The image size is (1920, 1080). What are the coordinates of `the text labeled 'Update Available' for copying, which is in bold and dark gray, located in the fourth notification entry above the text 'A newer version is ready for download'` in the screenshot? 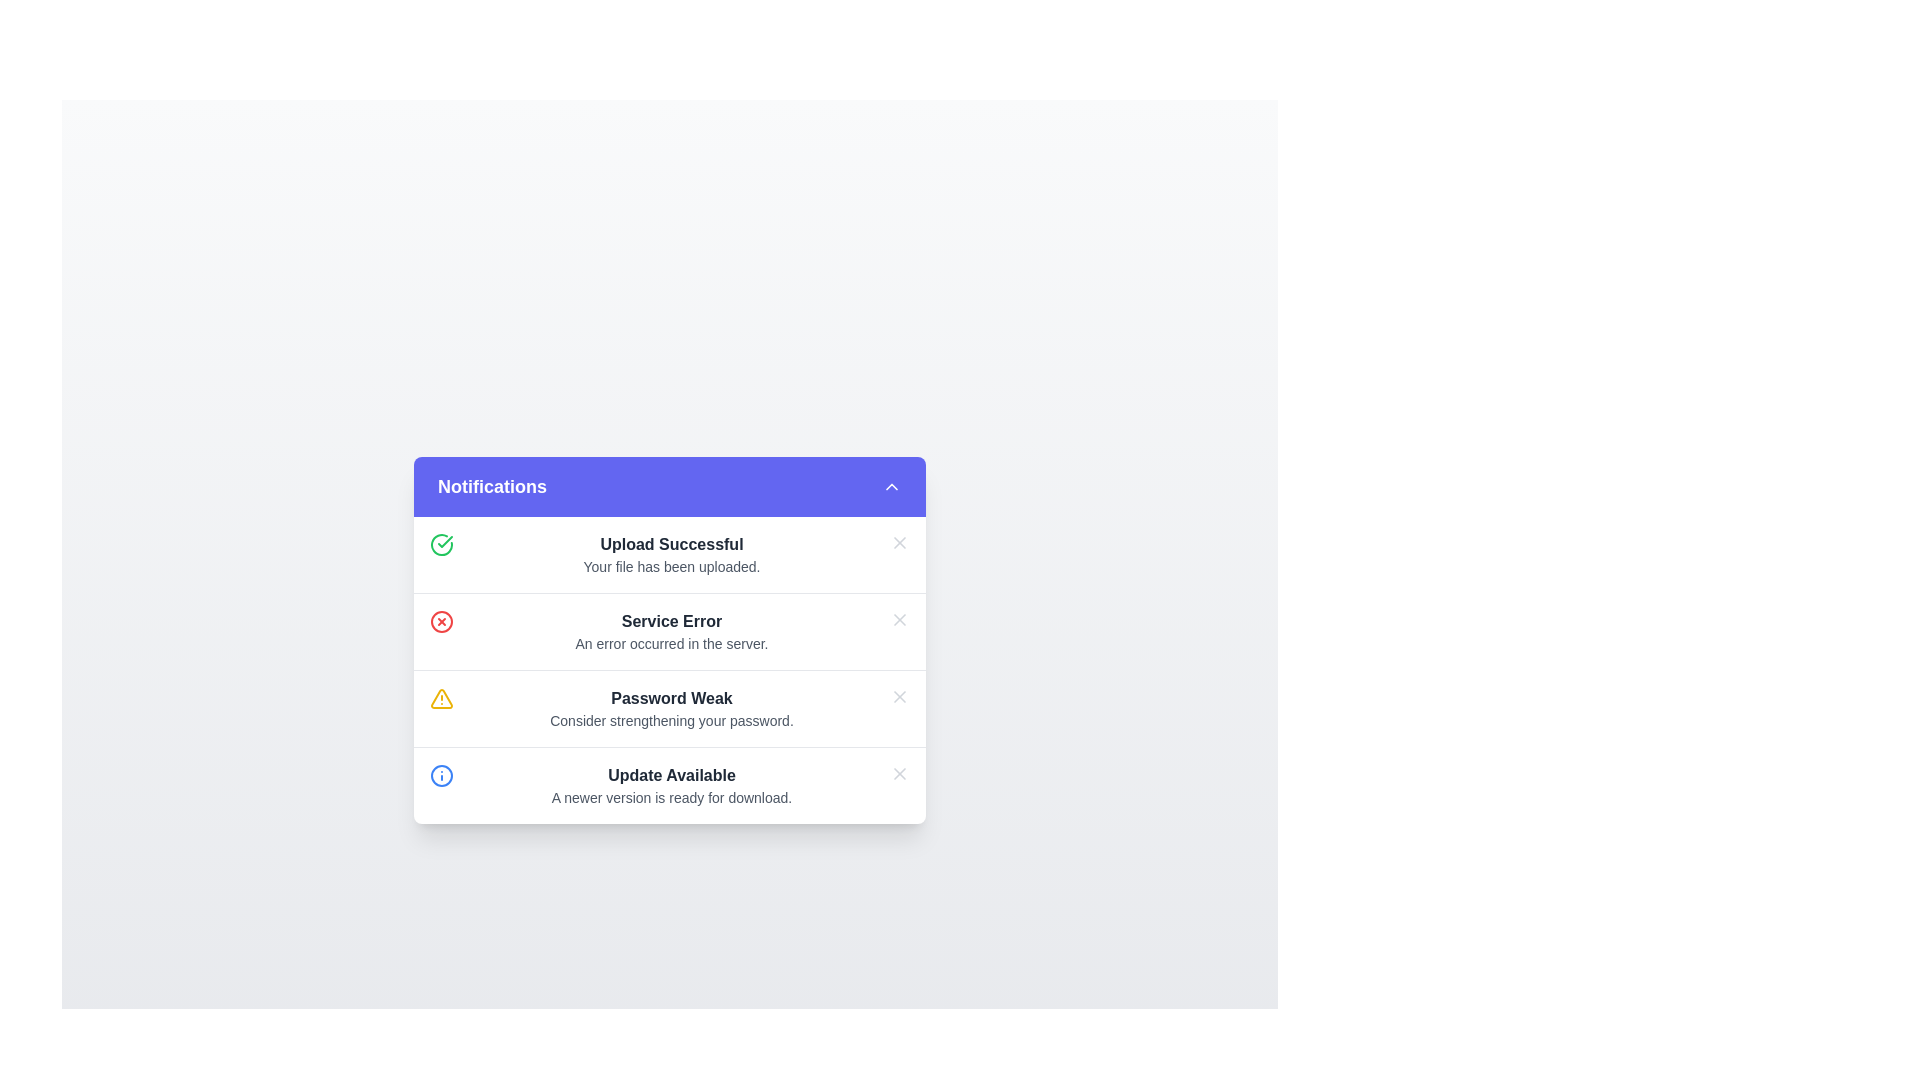 It's located at (672, 774).